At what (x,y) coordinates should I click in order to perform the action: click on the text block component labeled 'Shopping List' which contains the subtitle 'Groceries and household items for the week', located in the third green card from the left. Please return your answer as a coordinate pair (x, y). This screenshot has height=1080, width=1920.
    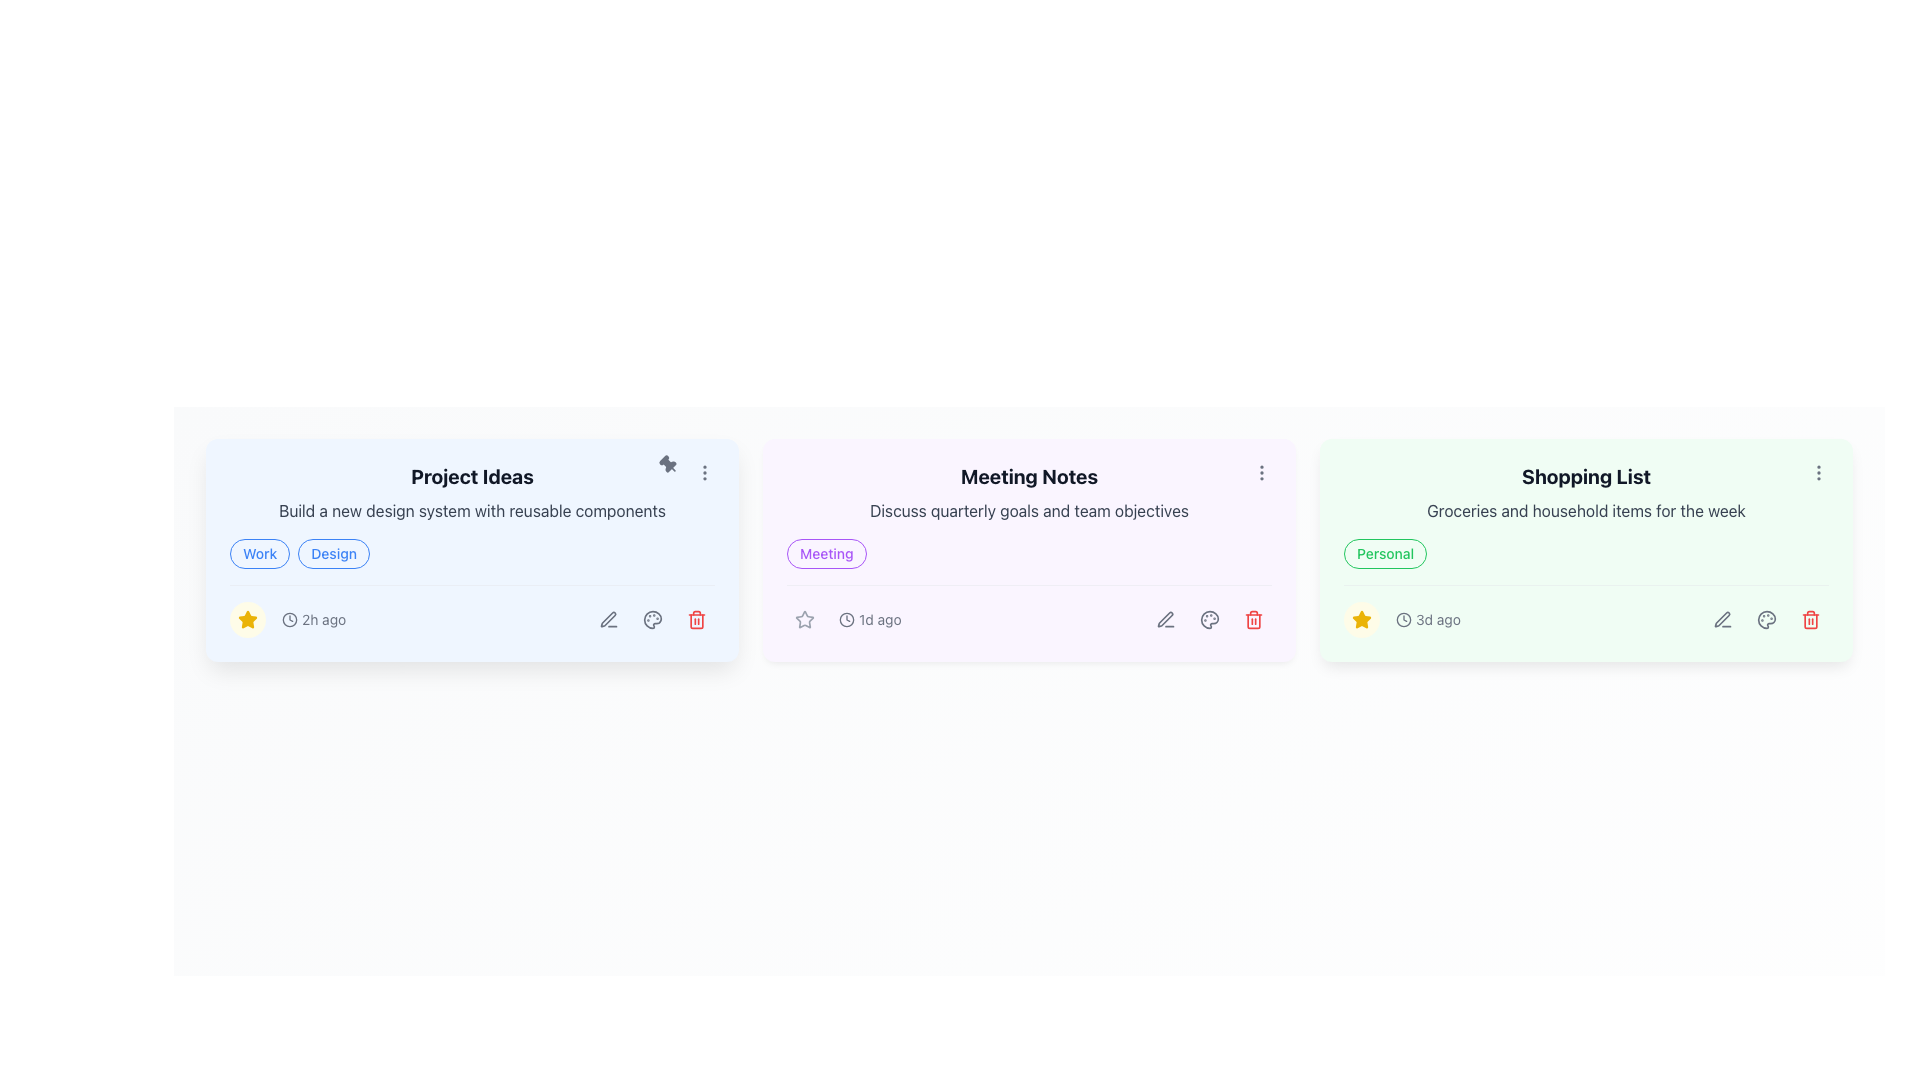
    Looking at the image, I should click on (1585, 493).